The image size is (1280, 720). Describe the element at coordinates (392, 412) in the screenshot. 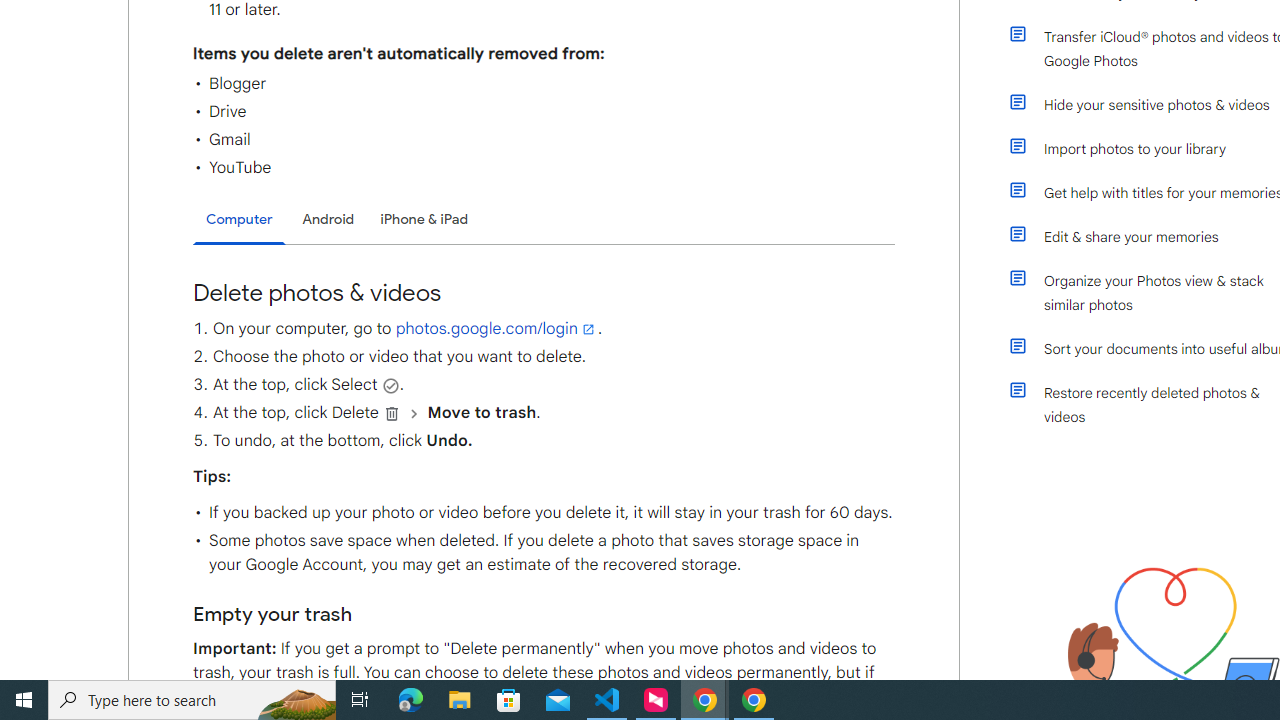

I see `'Delete'` at that location.